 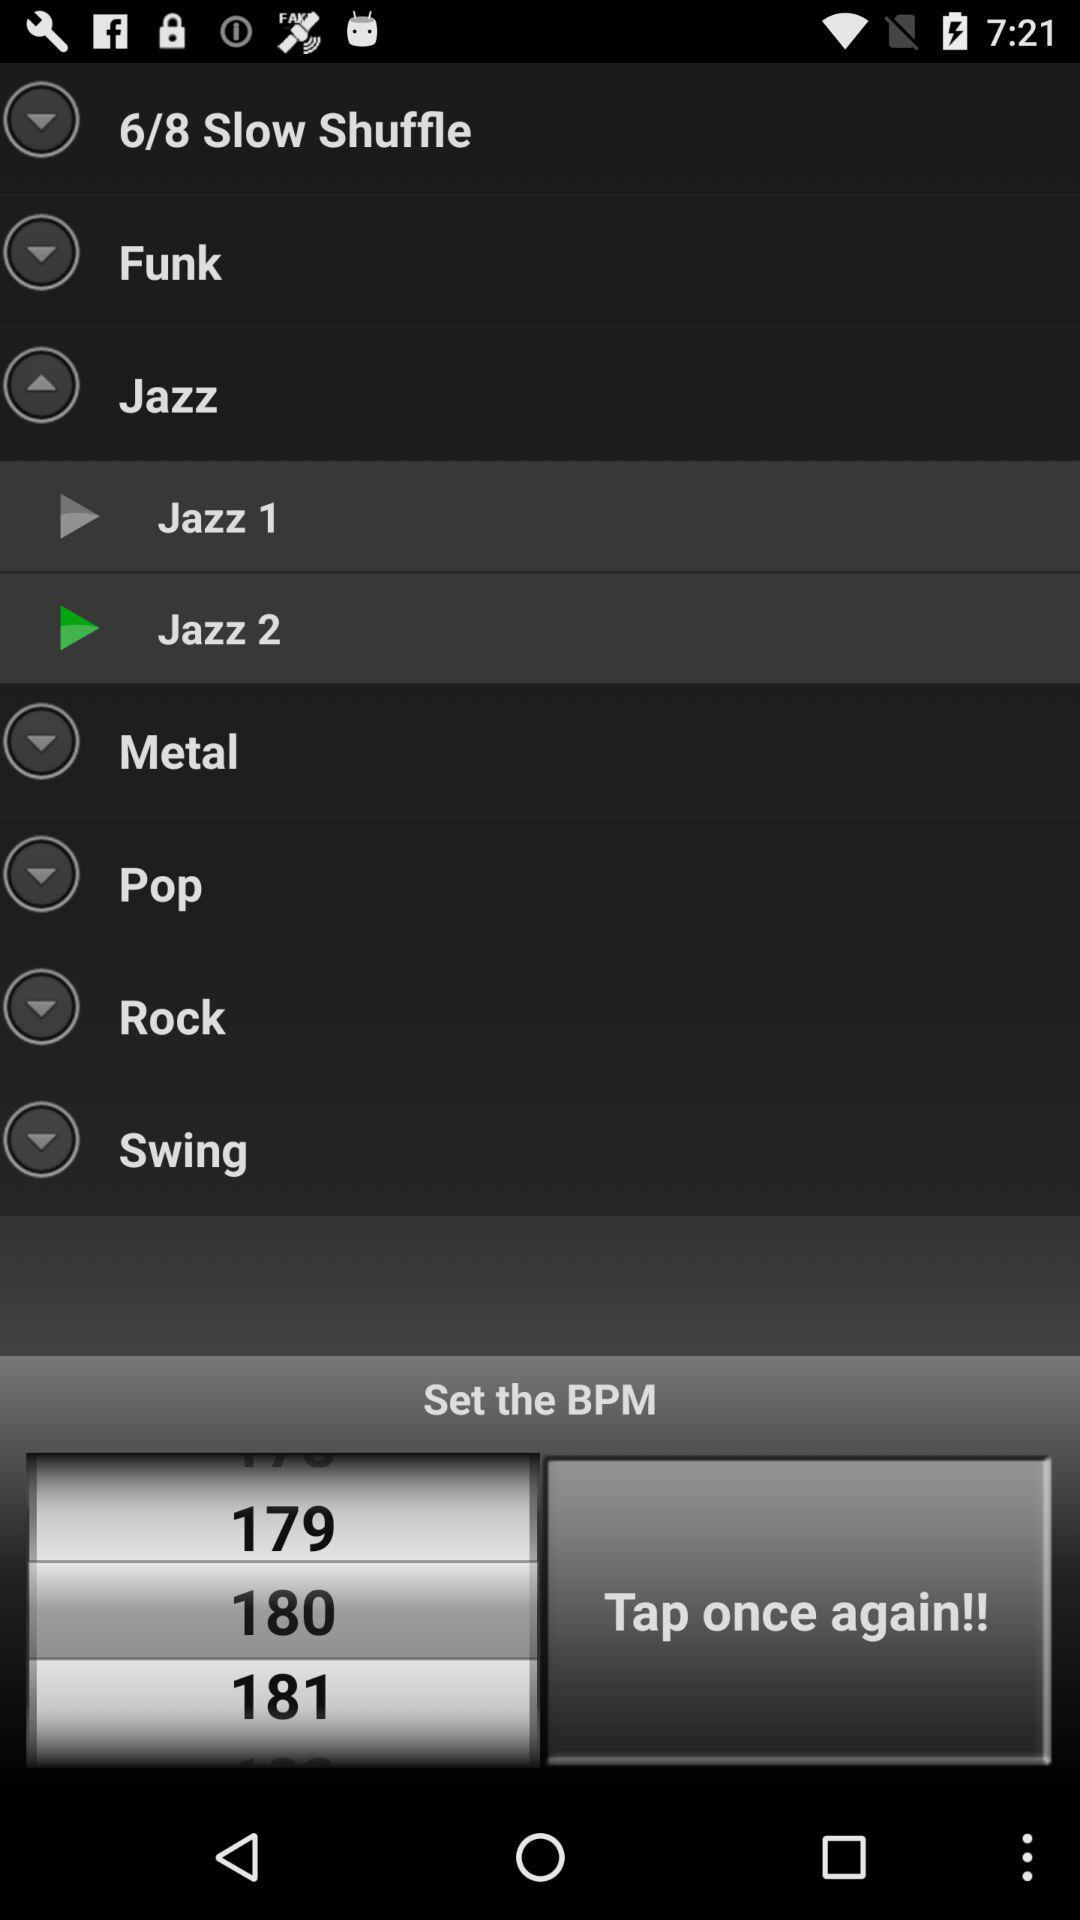 What do you see at coordinates (796, 1610) in the screenshot?
I see `tap once again icon` at bounding box center [796, 1610].